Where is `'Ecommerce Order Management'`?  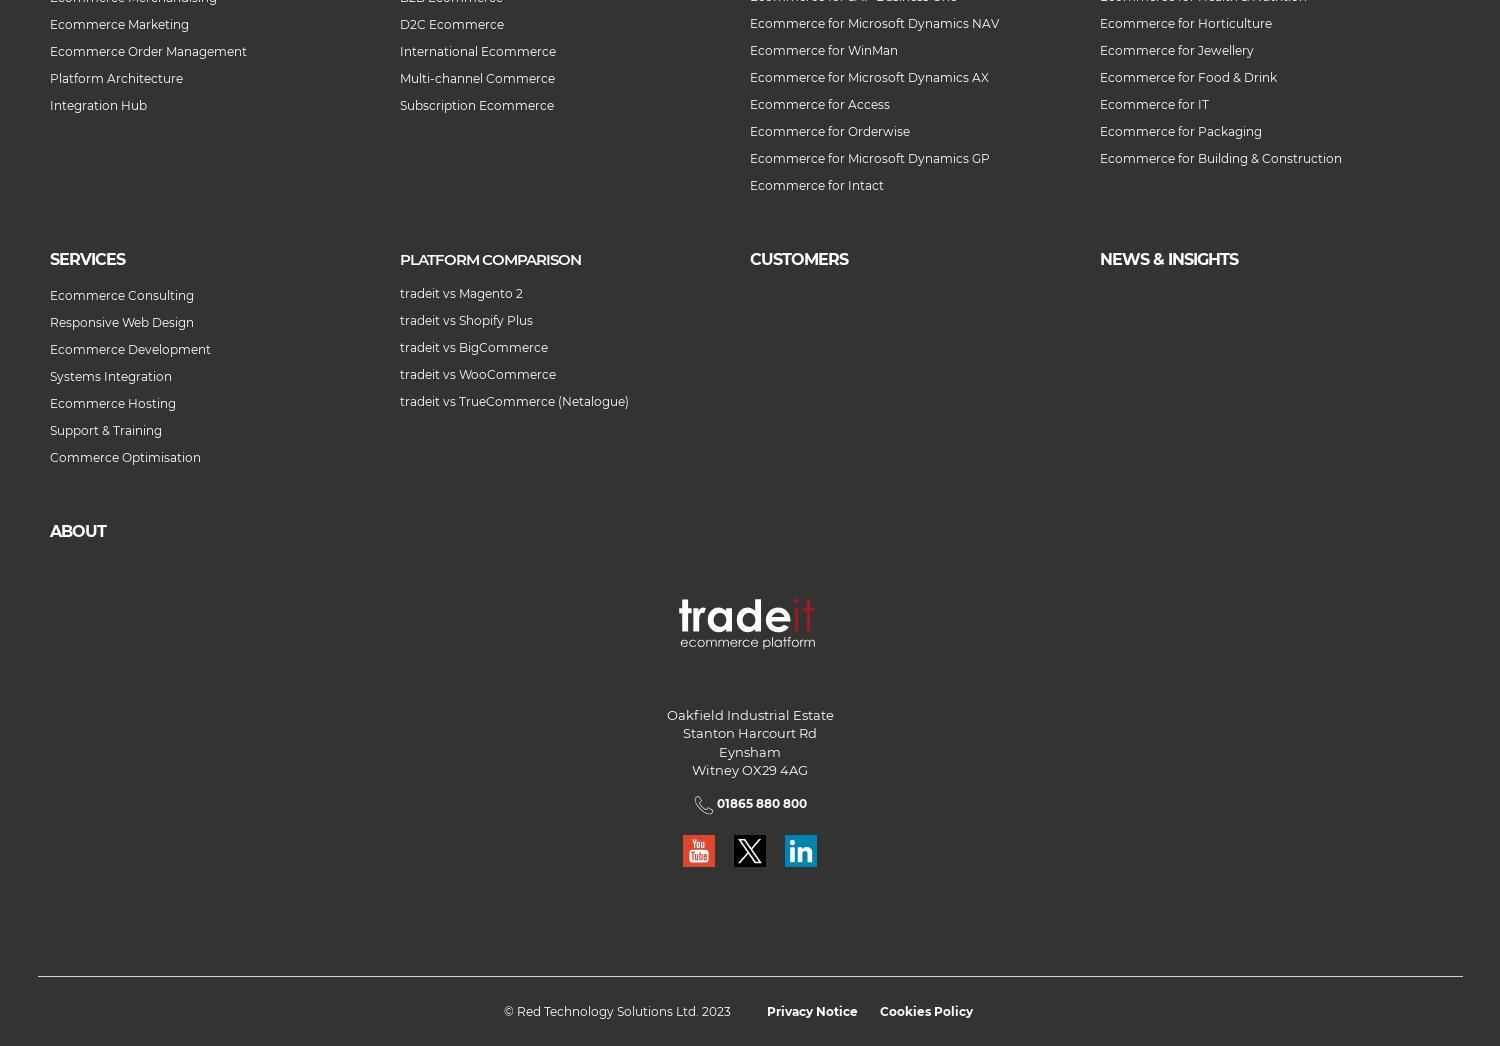
'Ecommerce Order Management' is located at coordinates (148, 50).